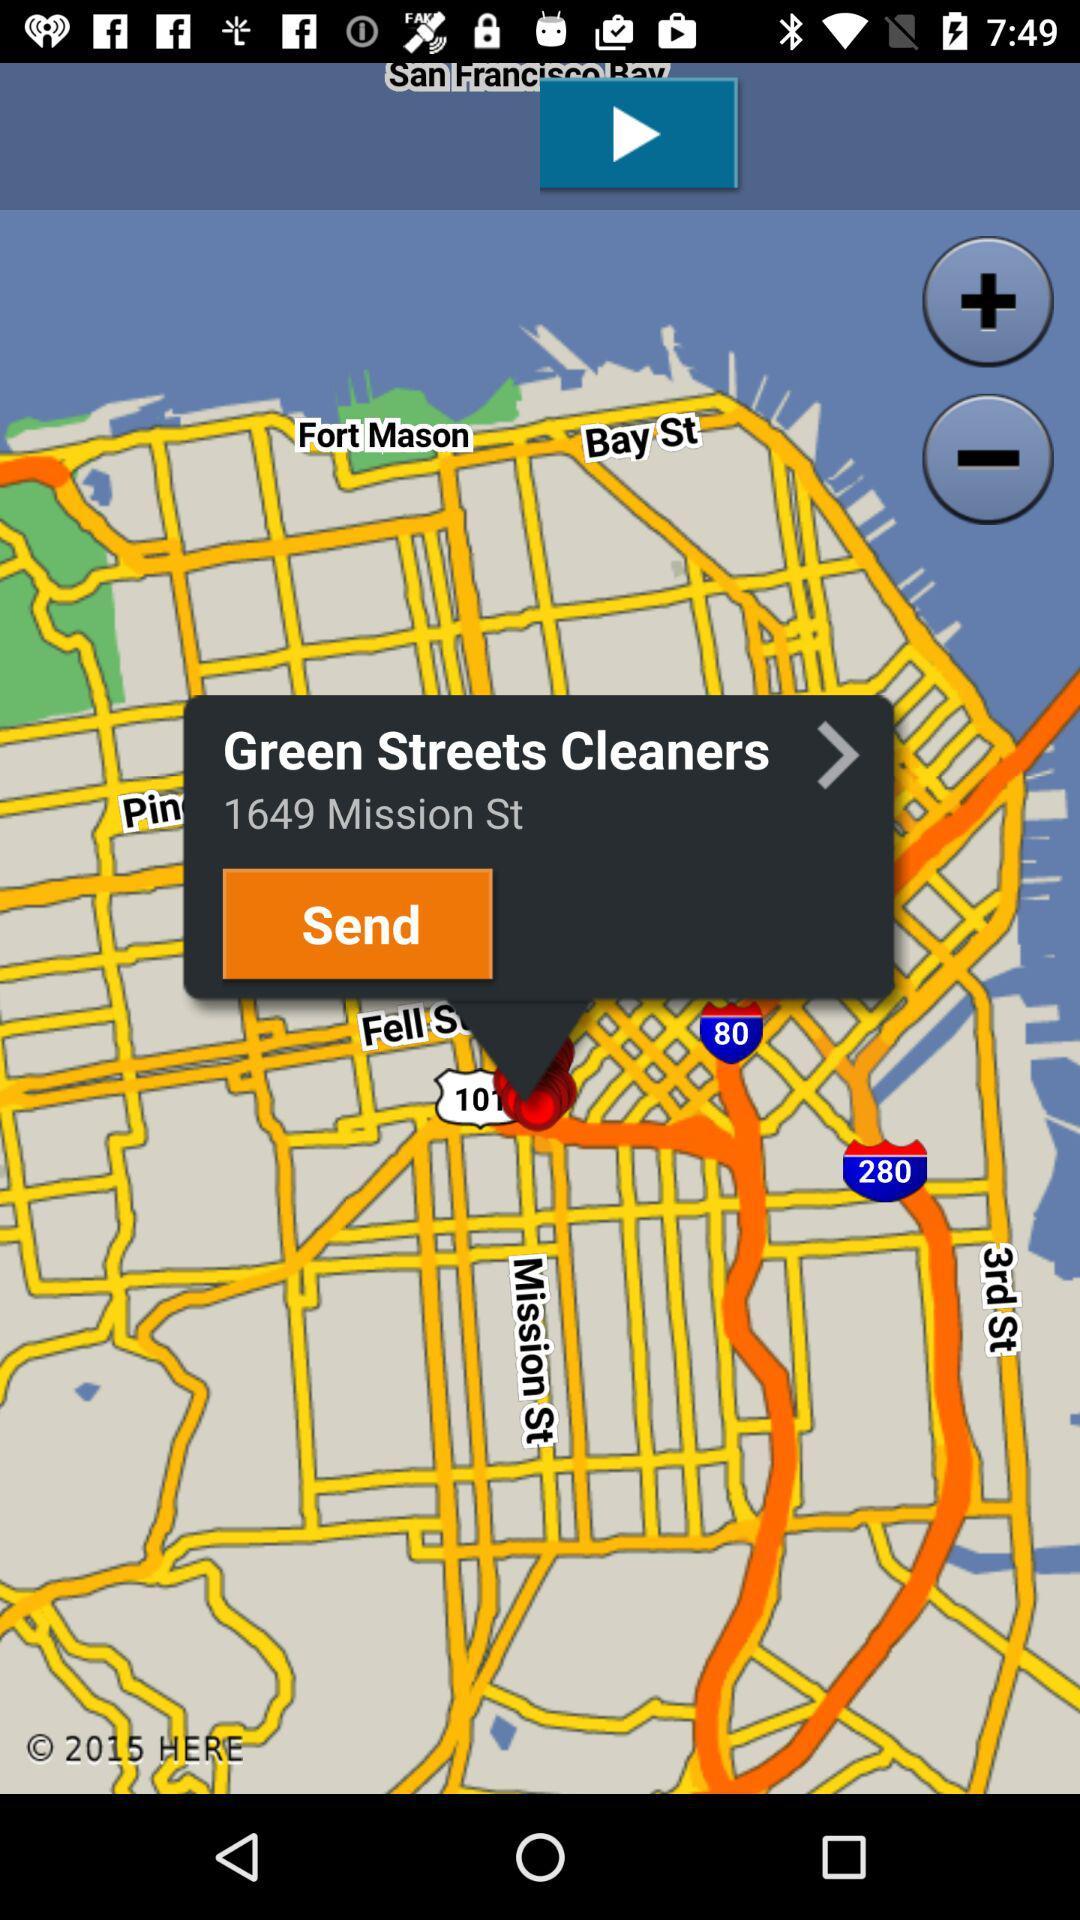 This screenshot has height=1920, width=1080. I want to click on send, so click(361, 926).